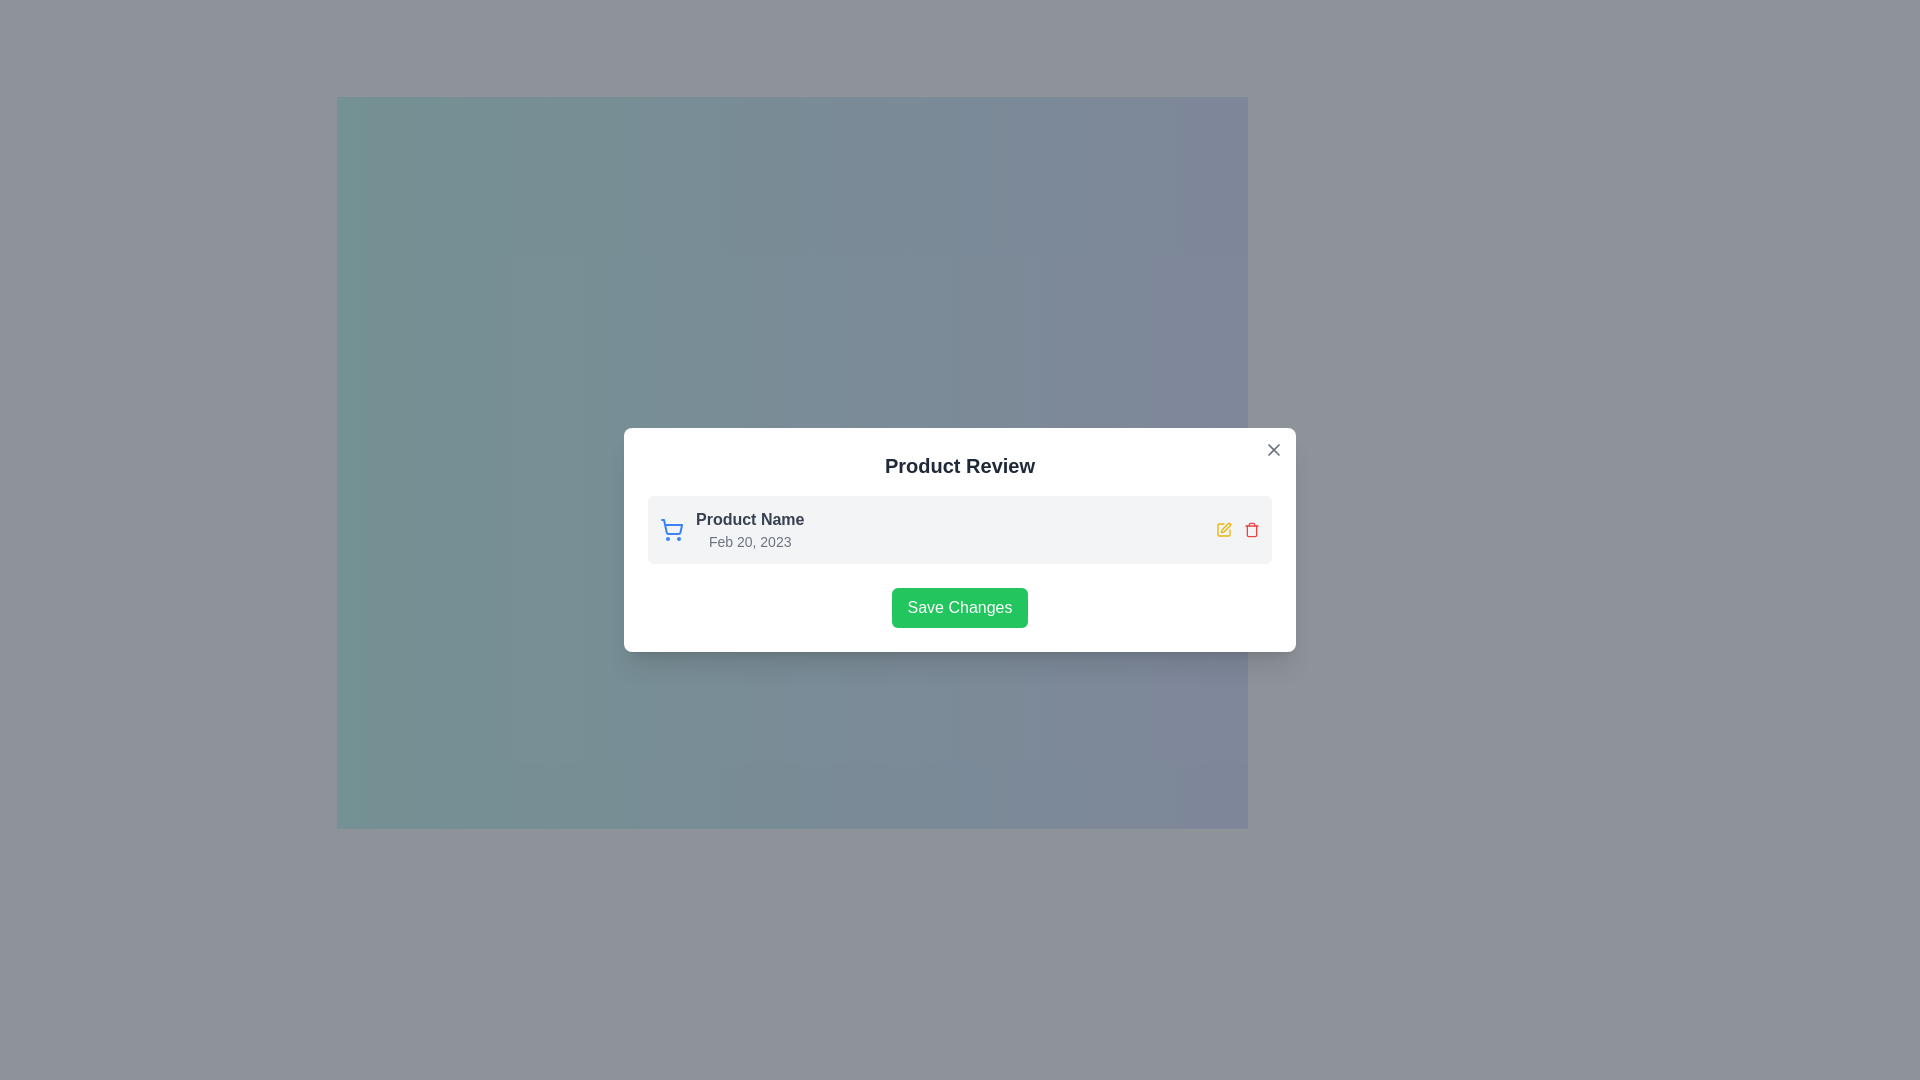 This screenshot has height=1080, width=1920. What do you see at coordinates (960, 607) in the screenshot?
I see `the 'Save Changes' button, which is styled with a bold font, white text on a green background, located at the bottom of the 'Product Review' modal` at bounding box center [960, 607].